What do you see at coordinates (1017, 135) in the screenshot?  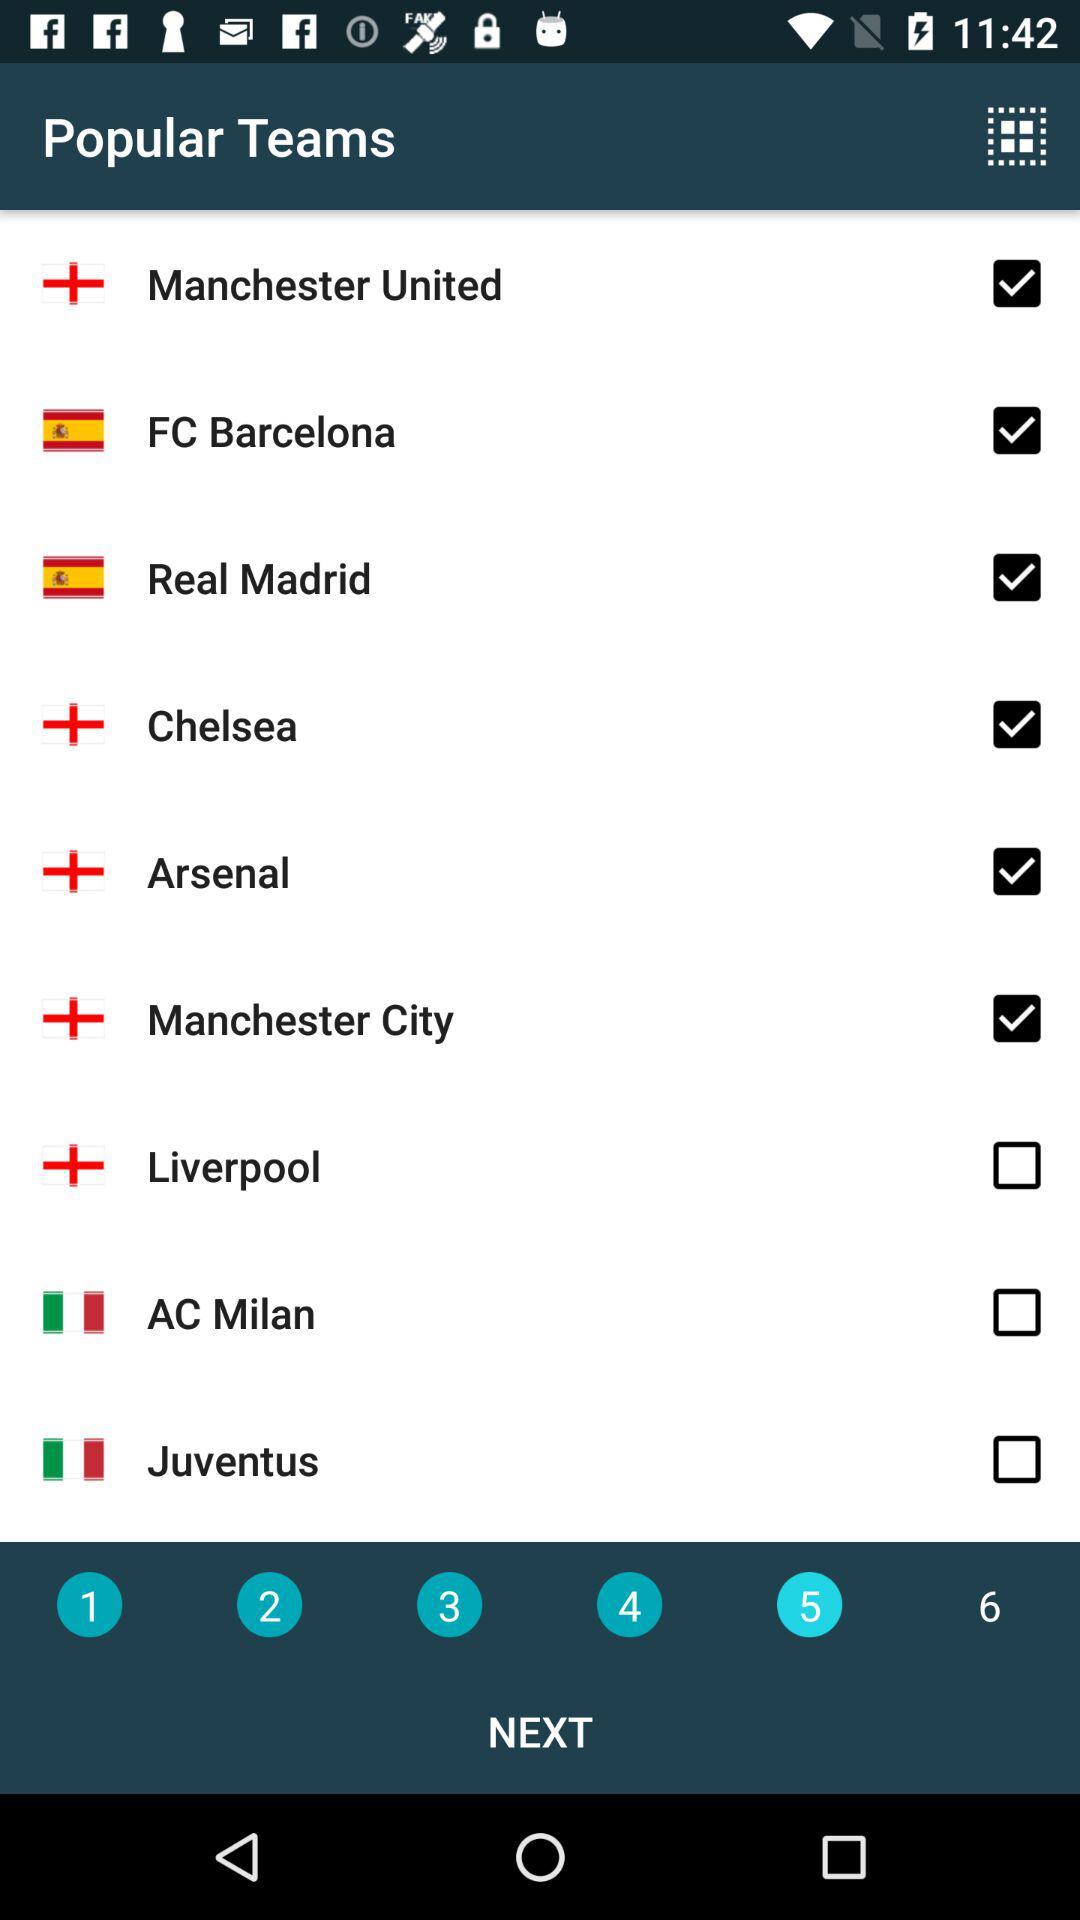 I see `the icon to the right of the popular teams item` at bounding box center [1017, 135].